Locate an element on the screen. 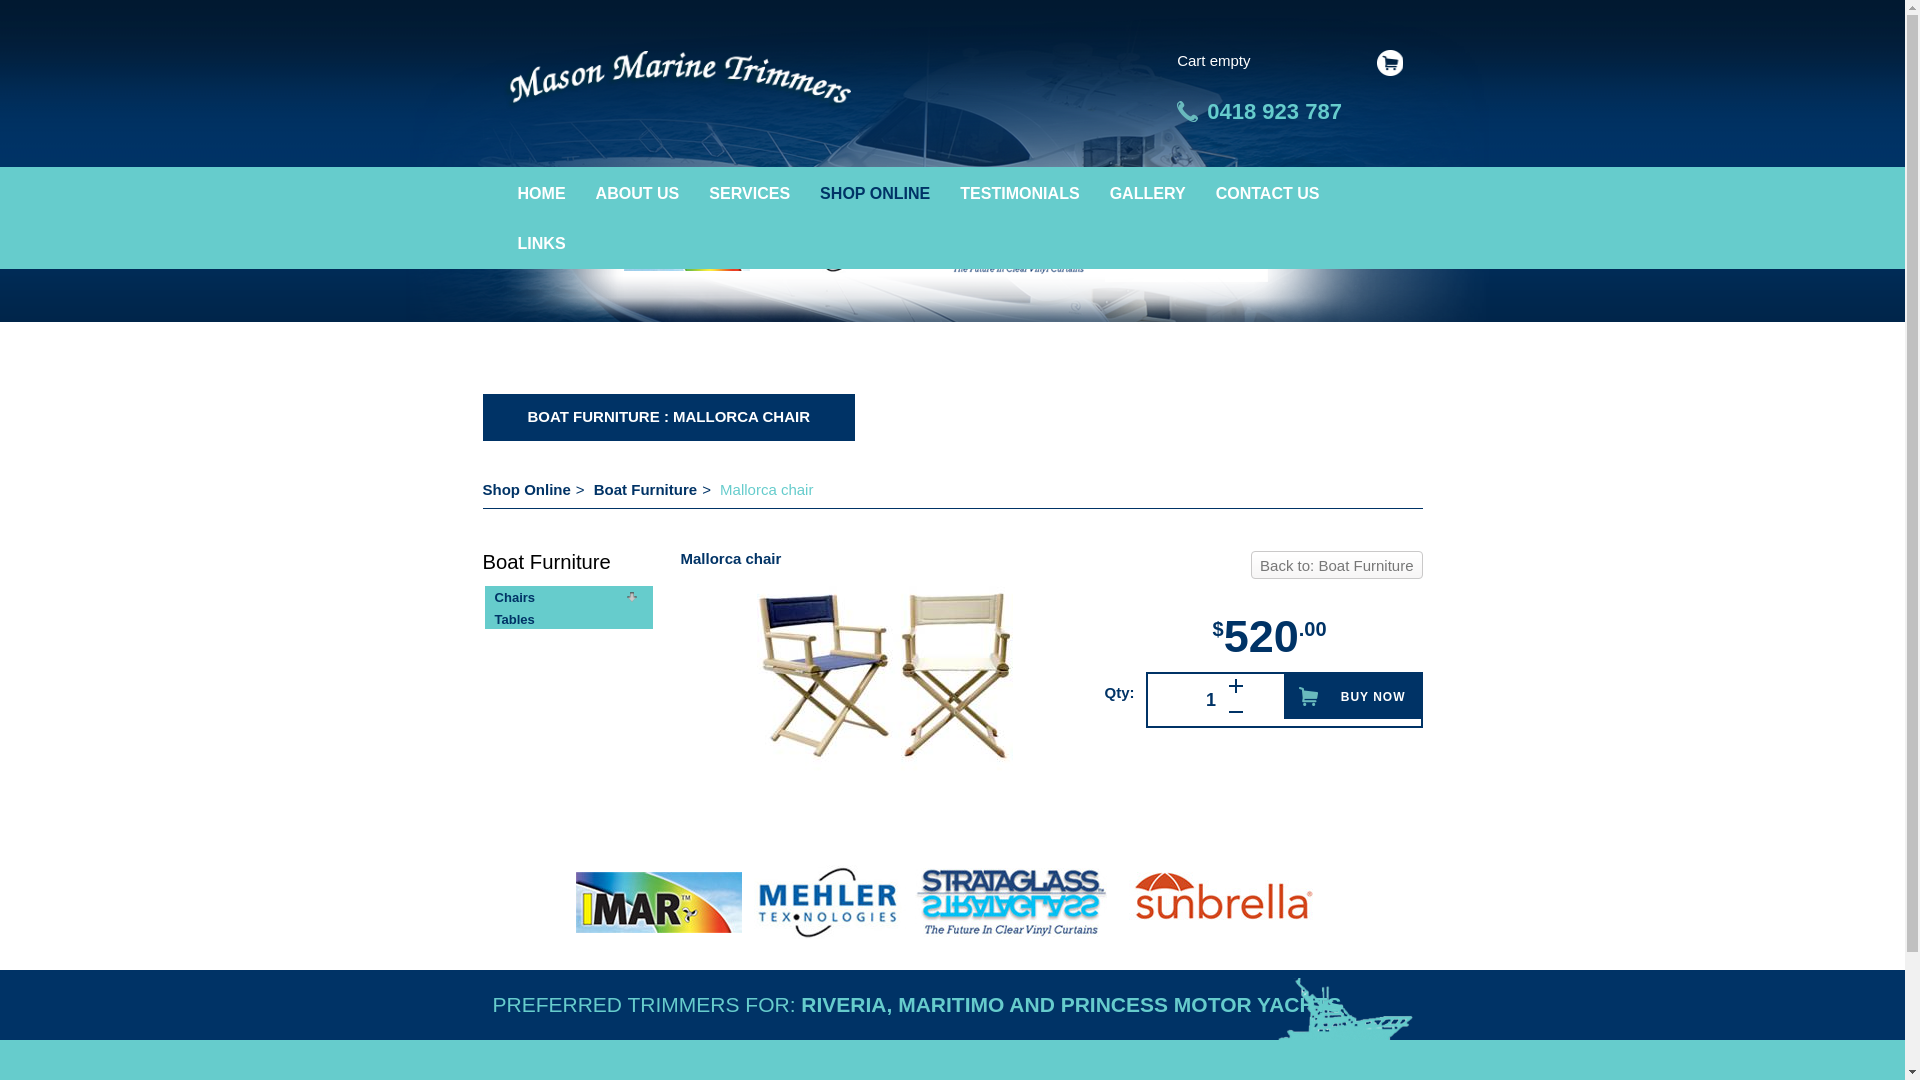 The image size is (1920, 1080). 'Shop Online' is located at coordinates (526, 489).